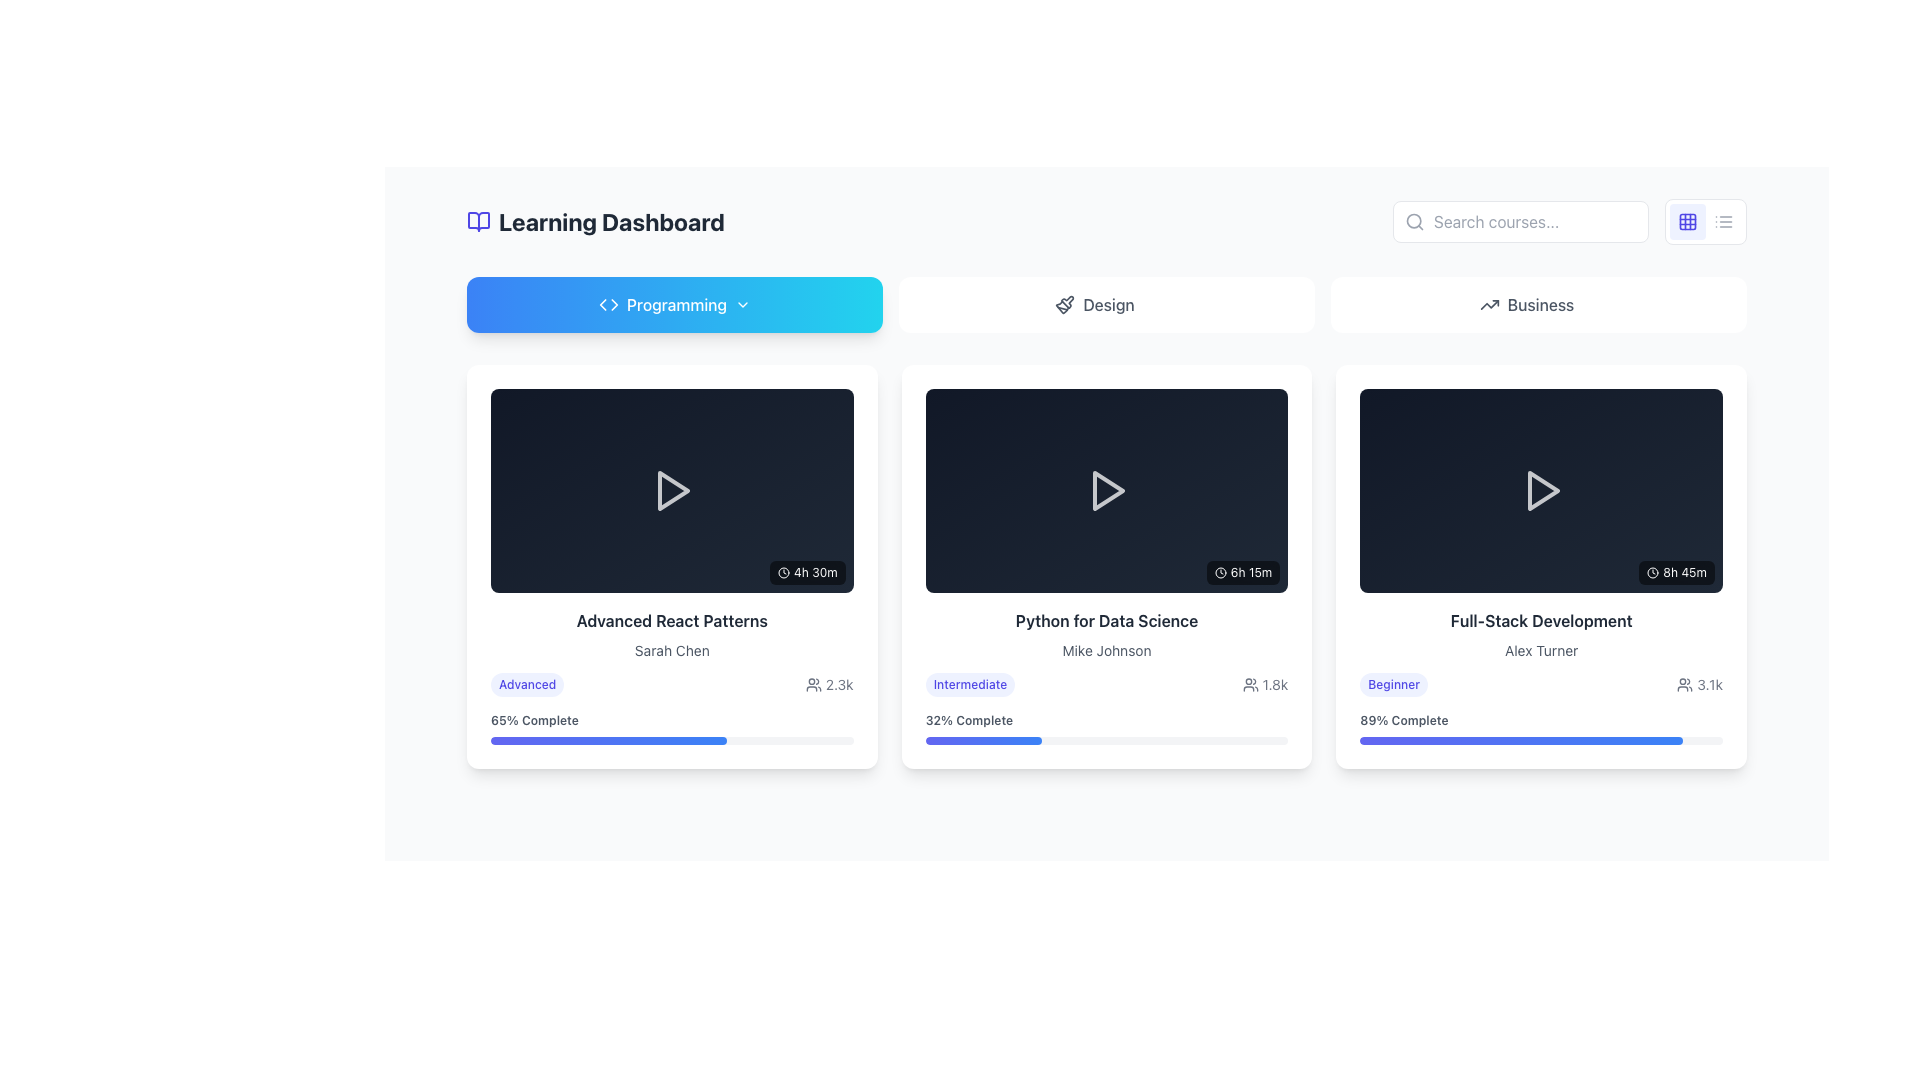 Image resolution: width=1920 pixels, height=1080 pixels. What do you see at coordinates (527, 683) in the screenshot?
I see `the difficulty level label located in the 'Advanced React Patterns' card under the 'Programming' category, positioned above the progress bar and below the main title` at bounding box center [527, 683].